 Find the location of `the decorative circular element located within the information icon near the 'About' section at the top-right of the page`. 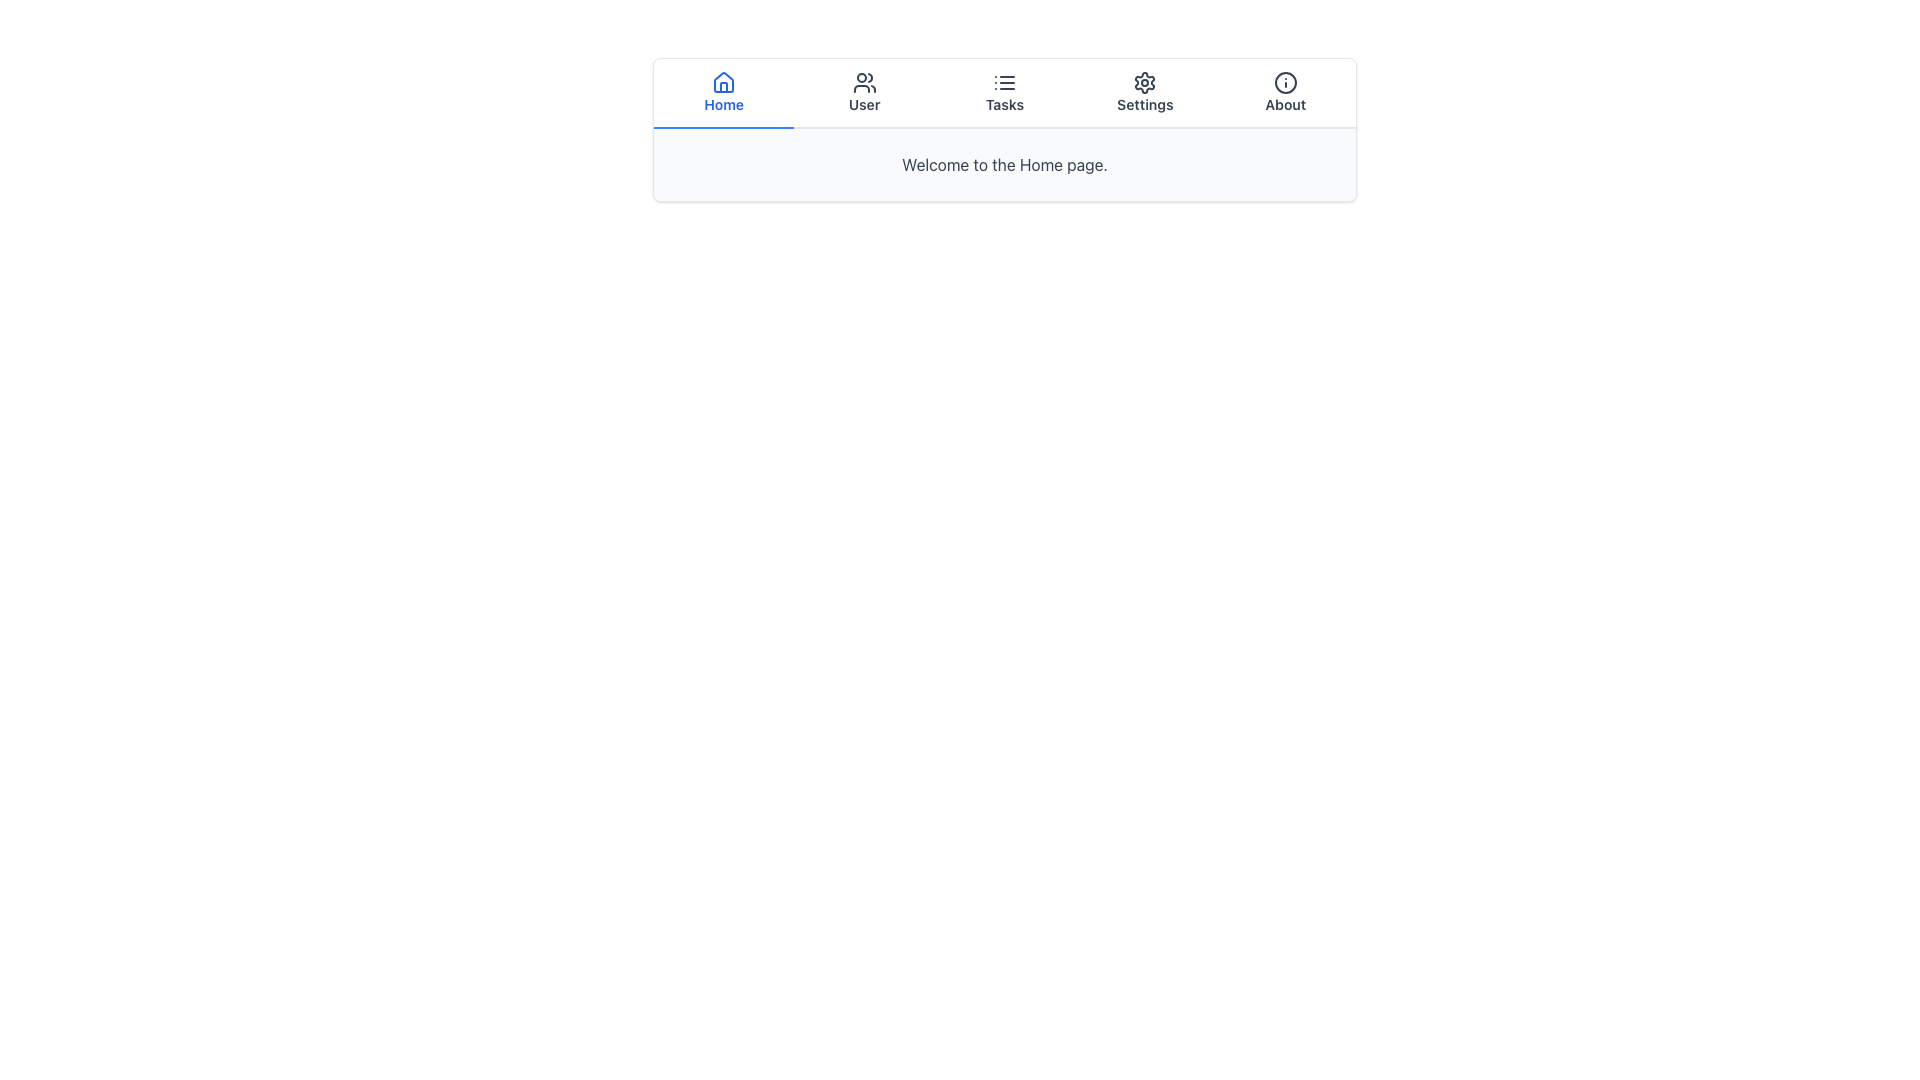

the decorative circular element located within the information icon near the 'About' section at the top-right of the page is located at coordinates (1285, 82).